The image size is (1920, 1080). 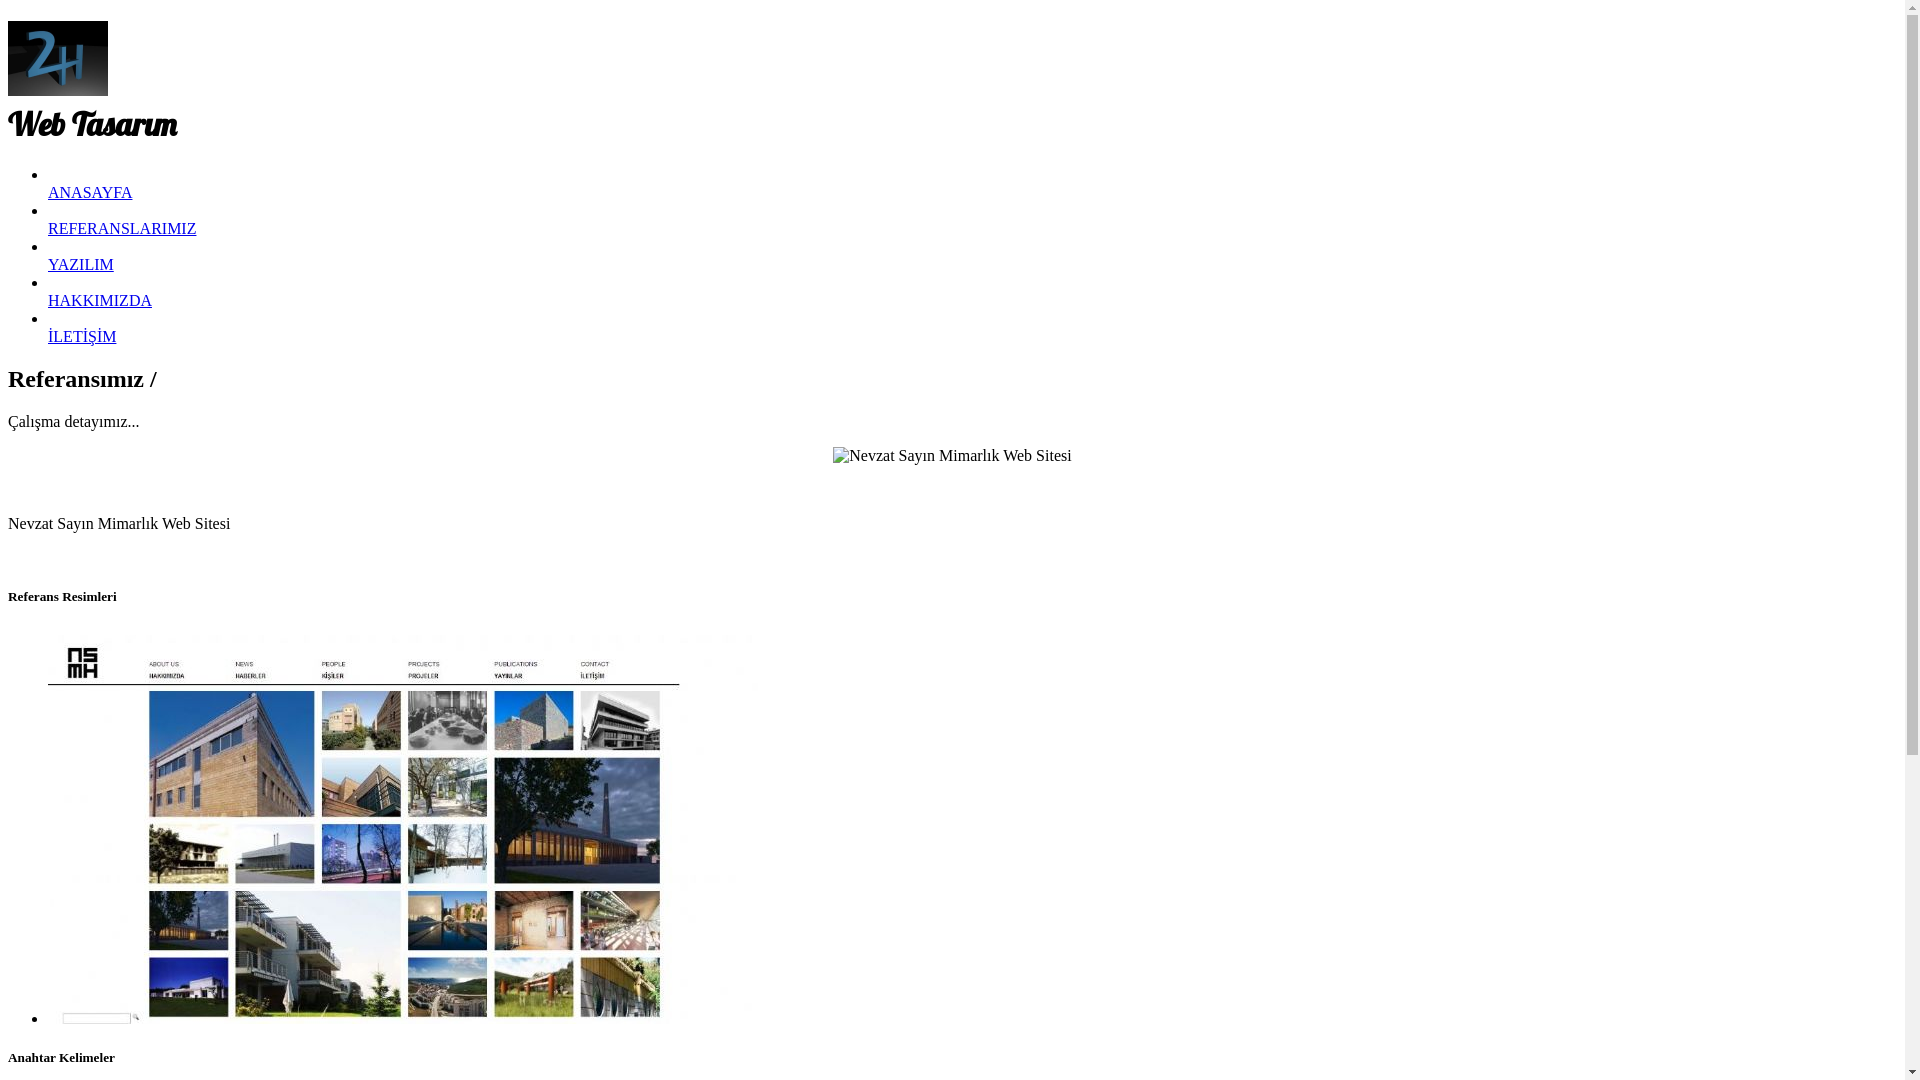 What do you see at coordinates (80, 273) in the screenshot?
I see `'YAZILIM'` at bounding box center [80, 273].